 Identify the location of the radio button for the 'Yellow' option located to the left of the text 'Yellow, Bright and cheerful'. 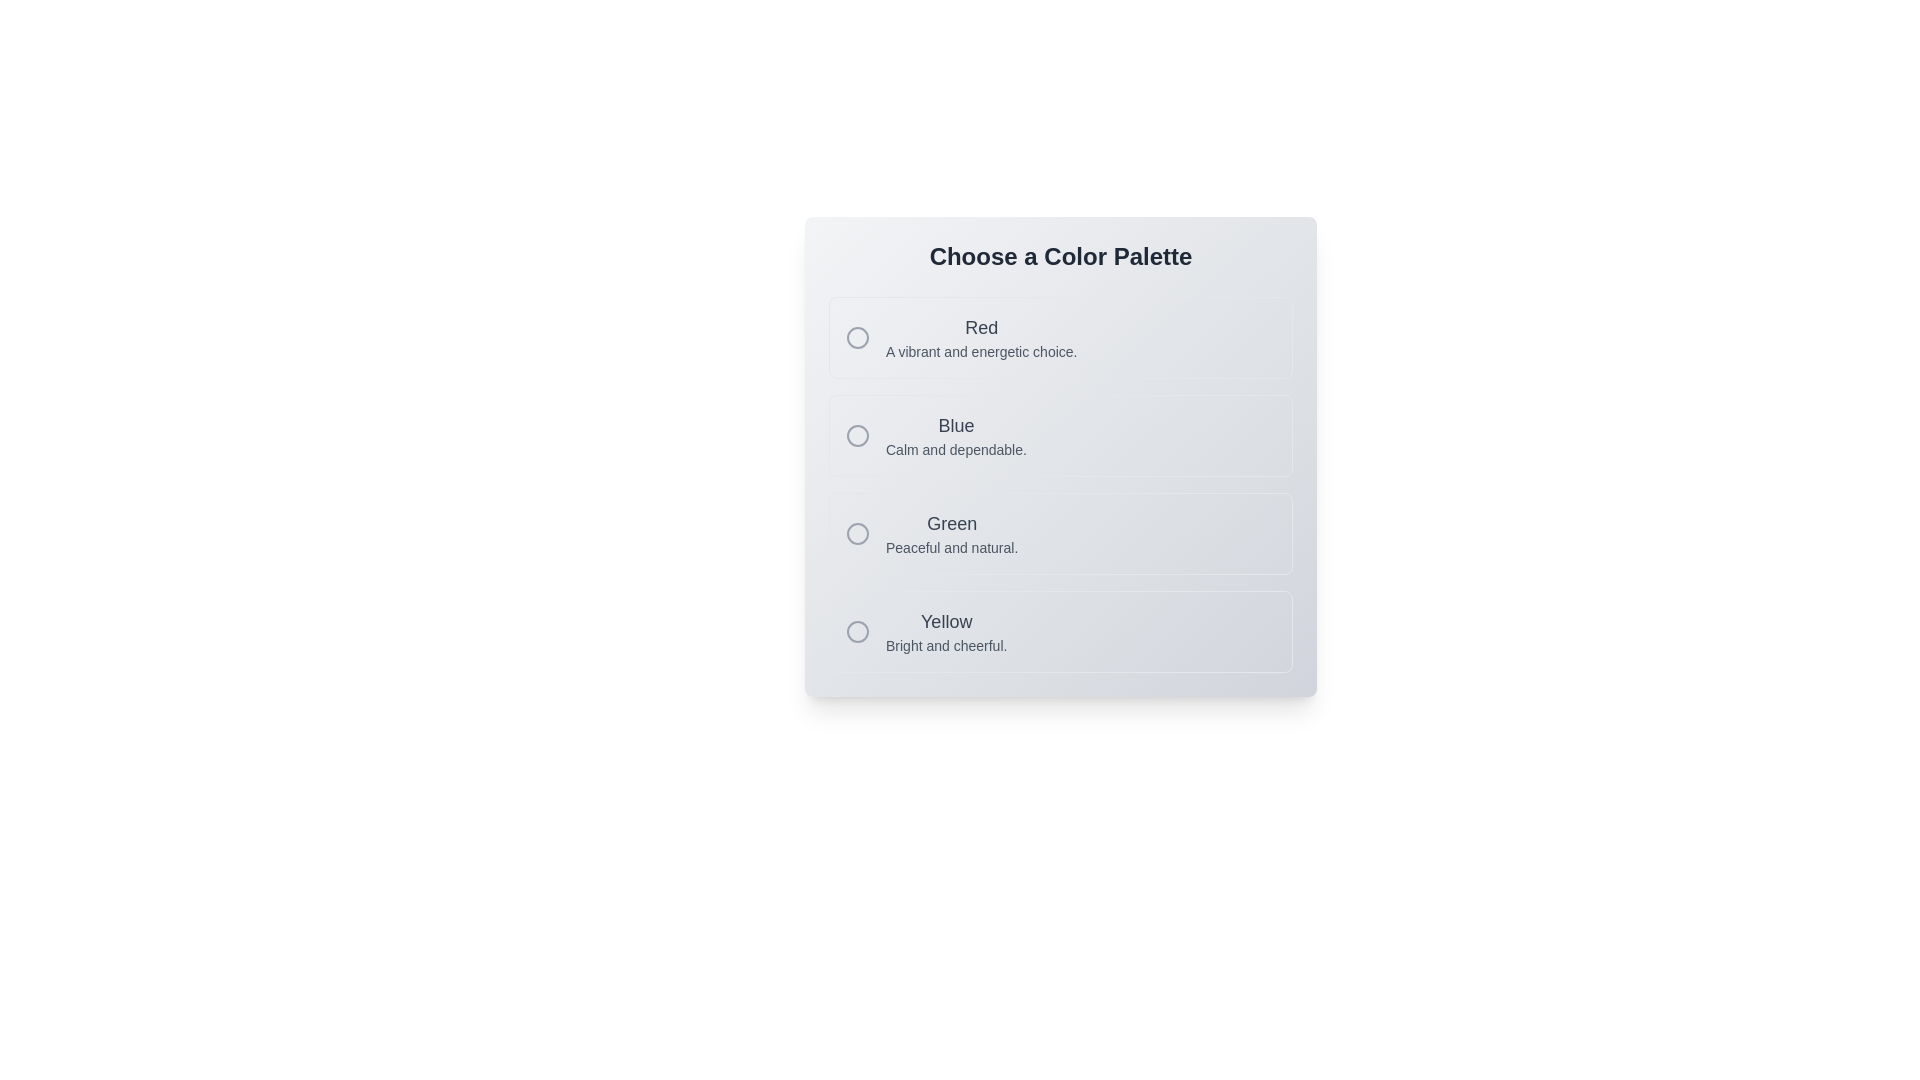
(858, 632).